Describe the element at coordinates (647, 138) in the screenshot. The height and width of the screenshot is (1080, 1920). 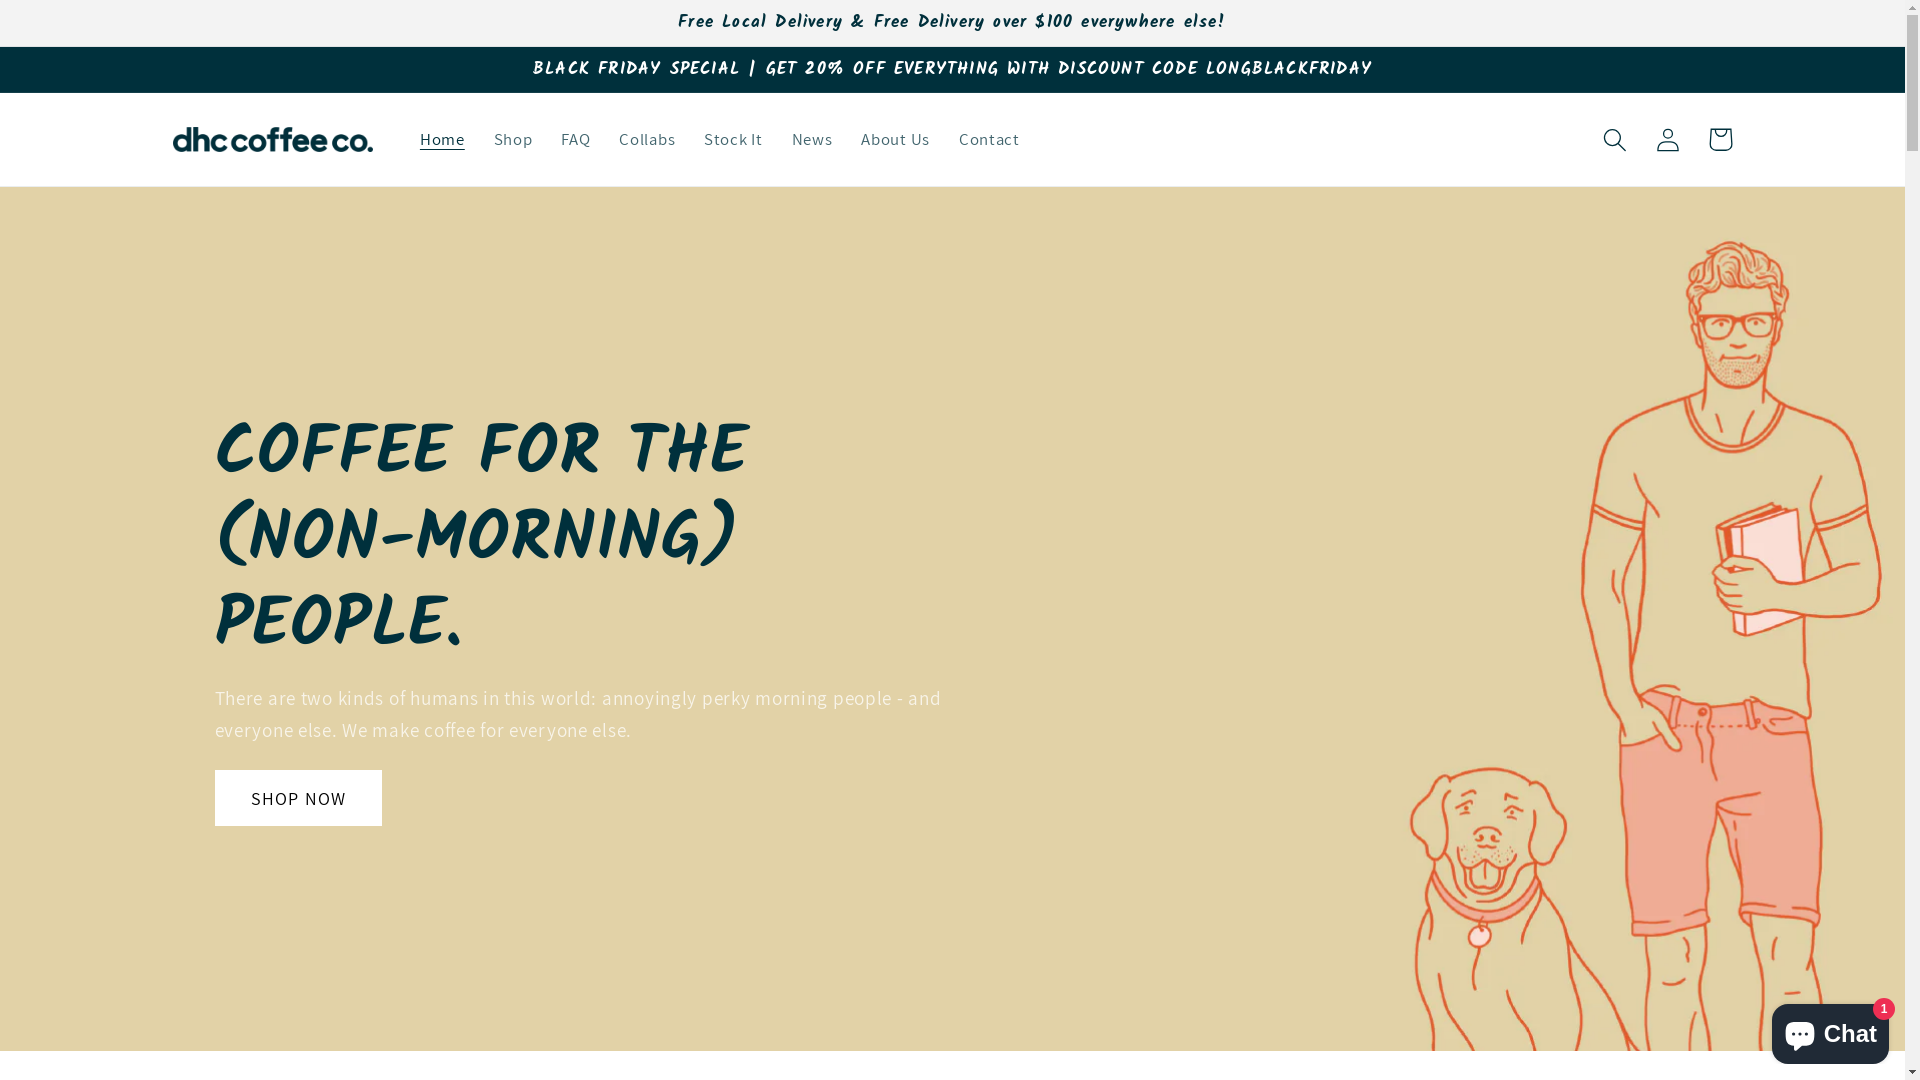
I see `'Collabs'` at that location.